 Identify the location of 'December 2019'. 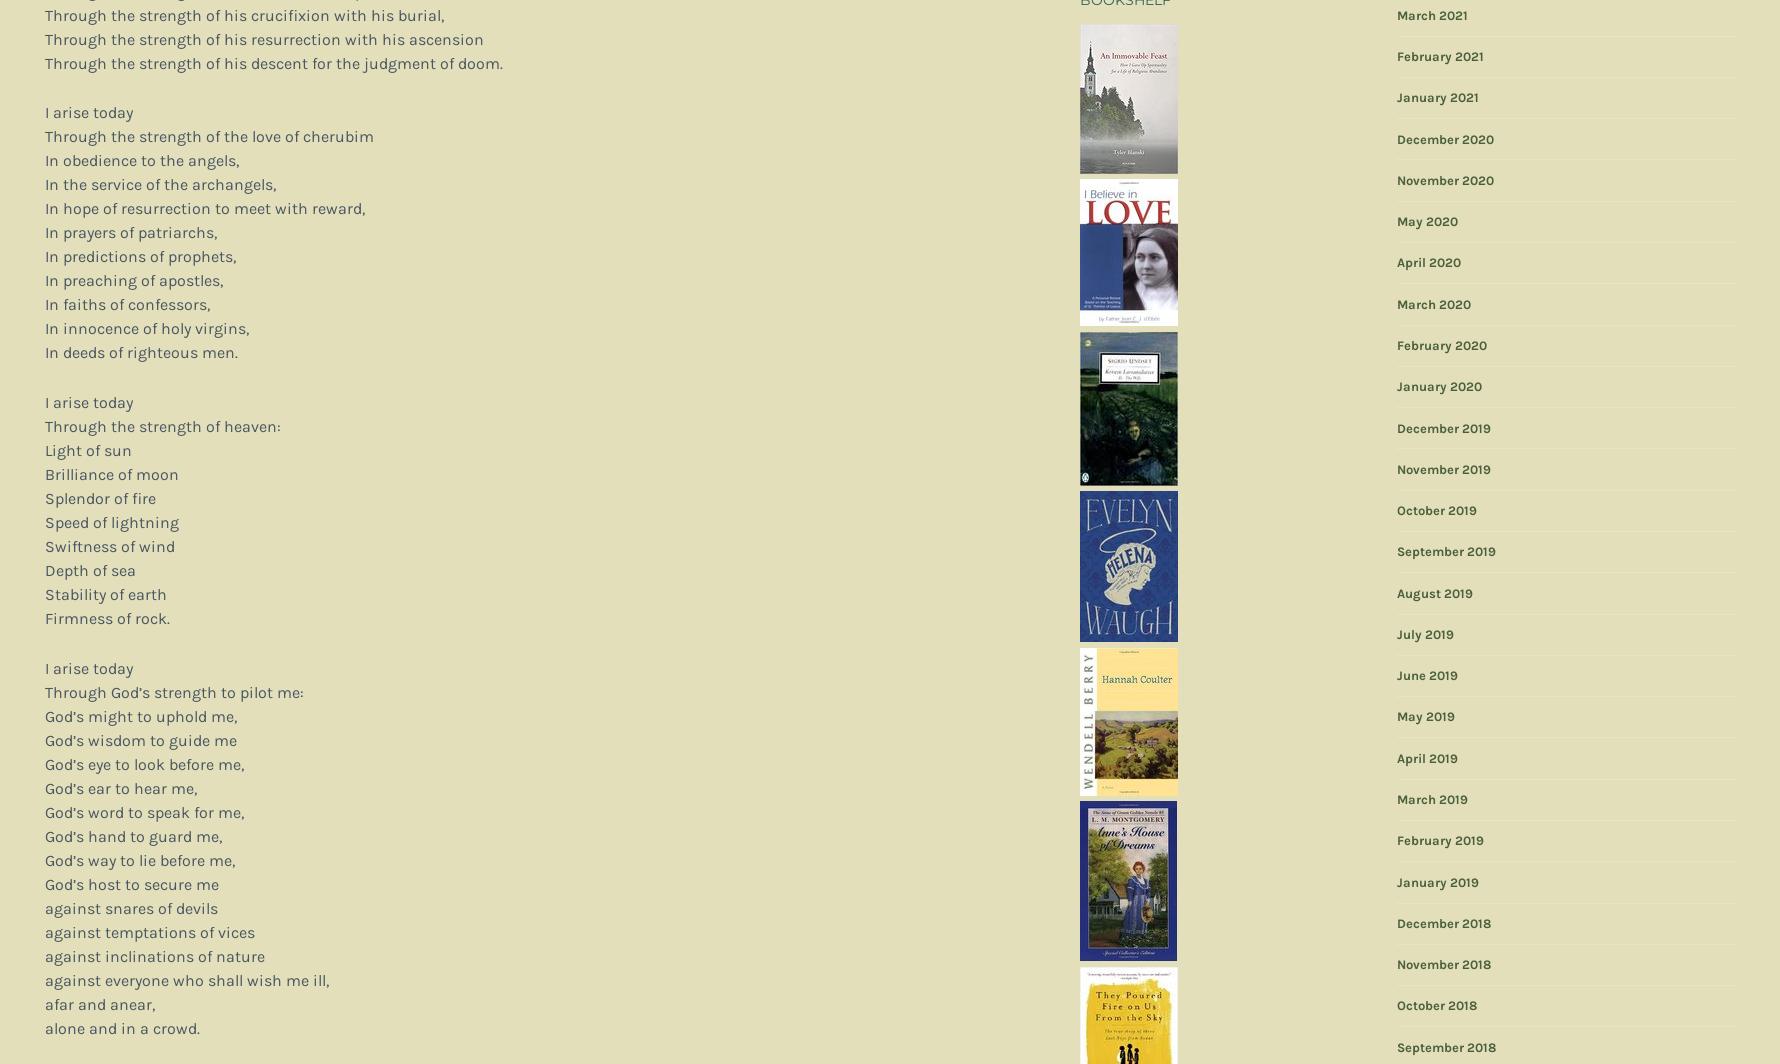
(1442, 427).